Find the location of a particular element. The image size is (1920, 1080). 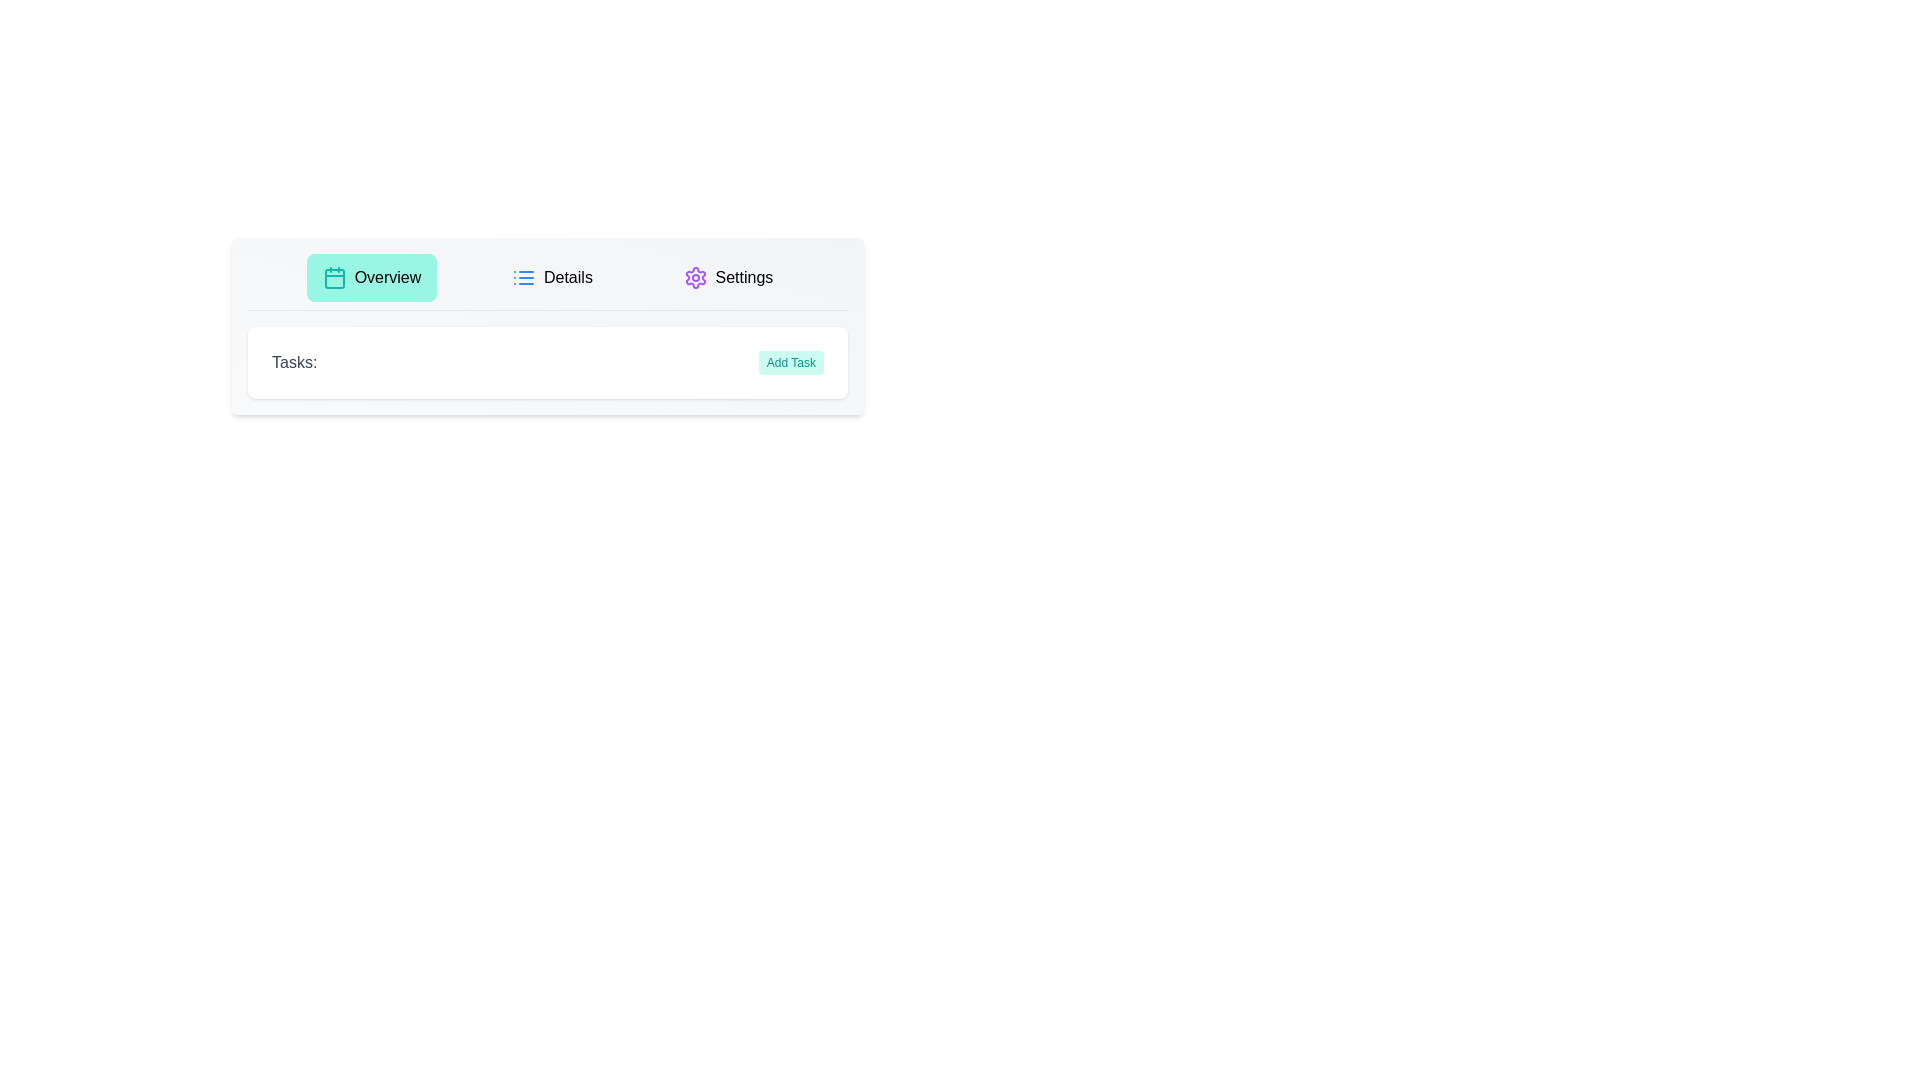

the Add Task Button to observe its hover effect is located at coordinates (790, 362).